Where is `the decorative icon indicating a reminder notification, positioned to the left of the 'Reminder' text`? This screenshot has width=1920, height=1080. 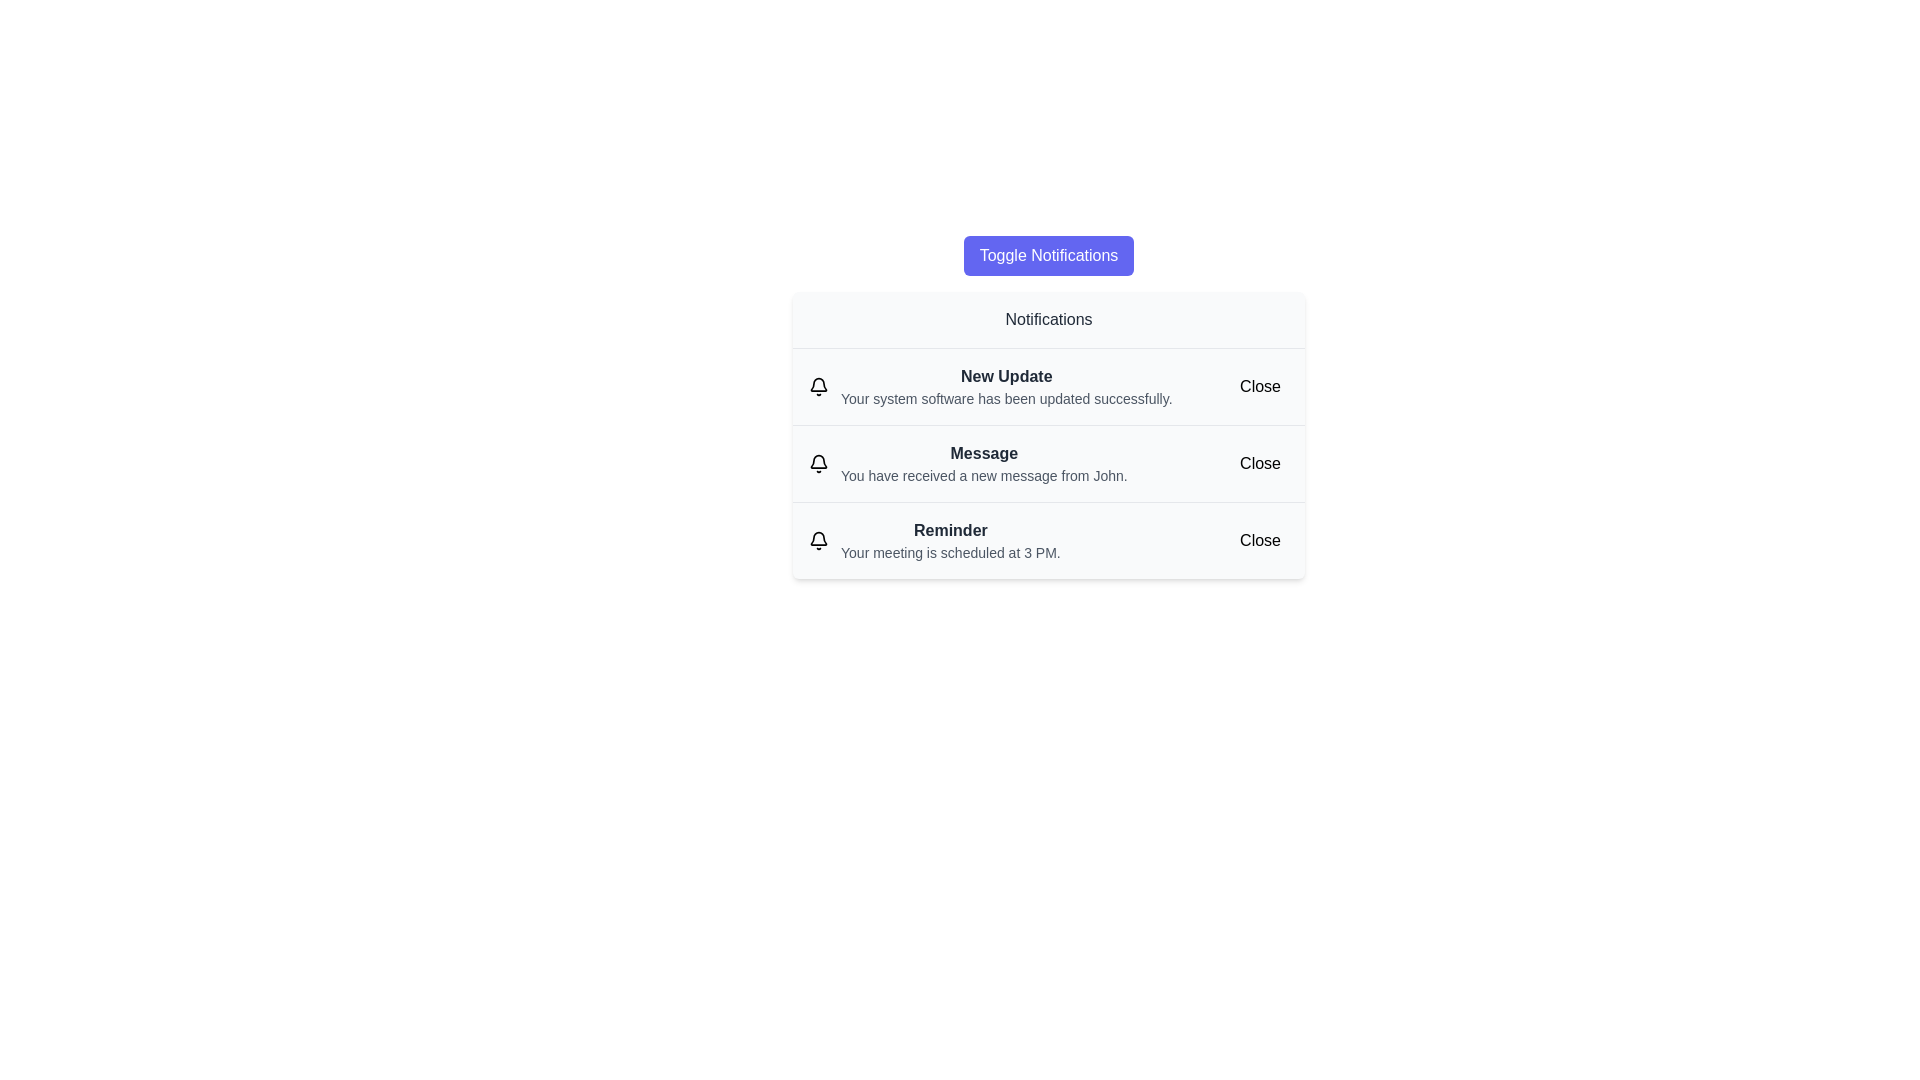 the decorative icon indicating a reminder notification, positioned to the left of the 'Reminder' text is located at coordinates (819, 540).